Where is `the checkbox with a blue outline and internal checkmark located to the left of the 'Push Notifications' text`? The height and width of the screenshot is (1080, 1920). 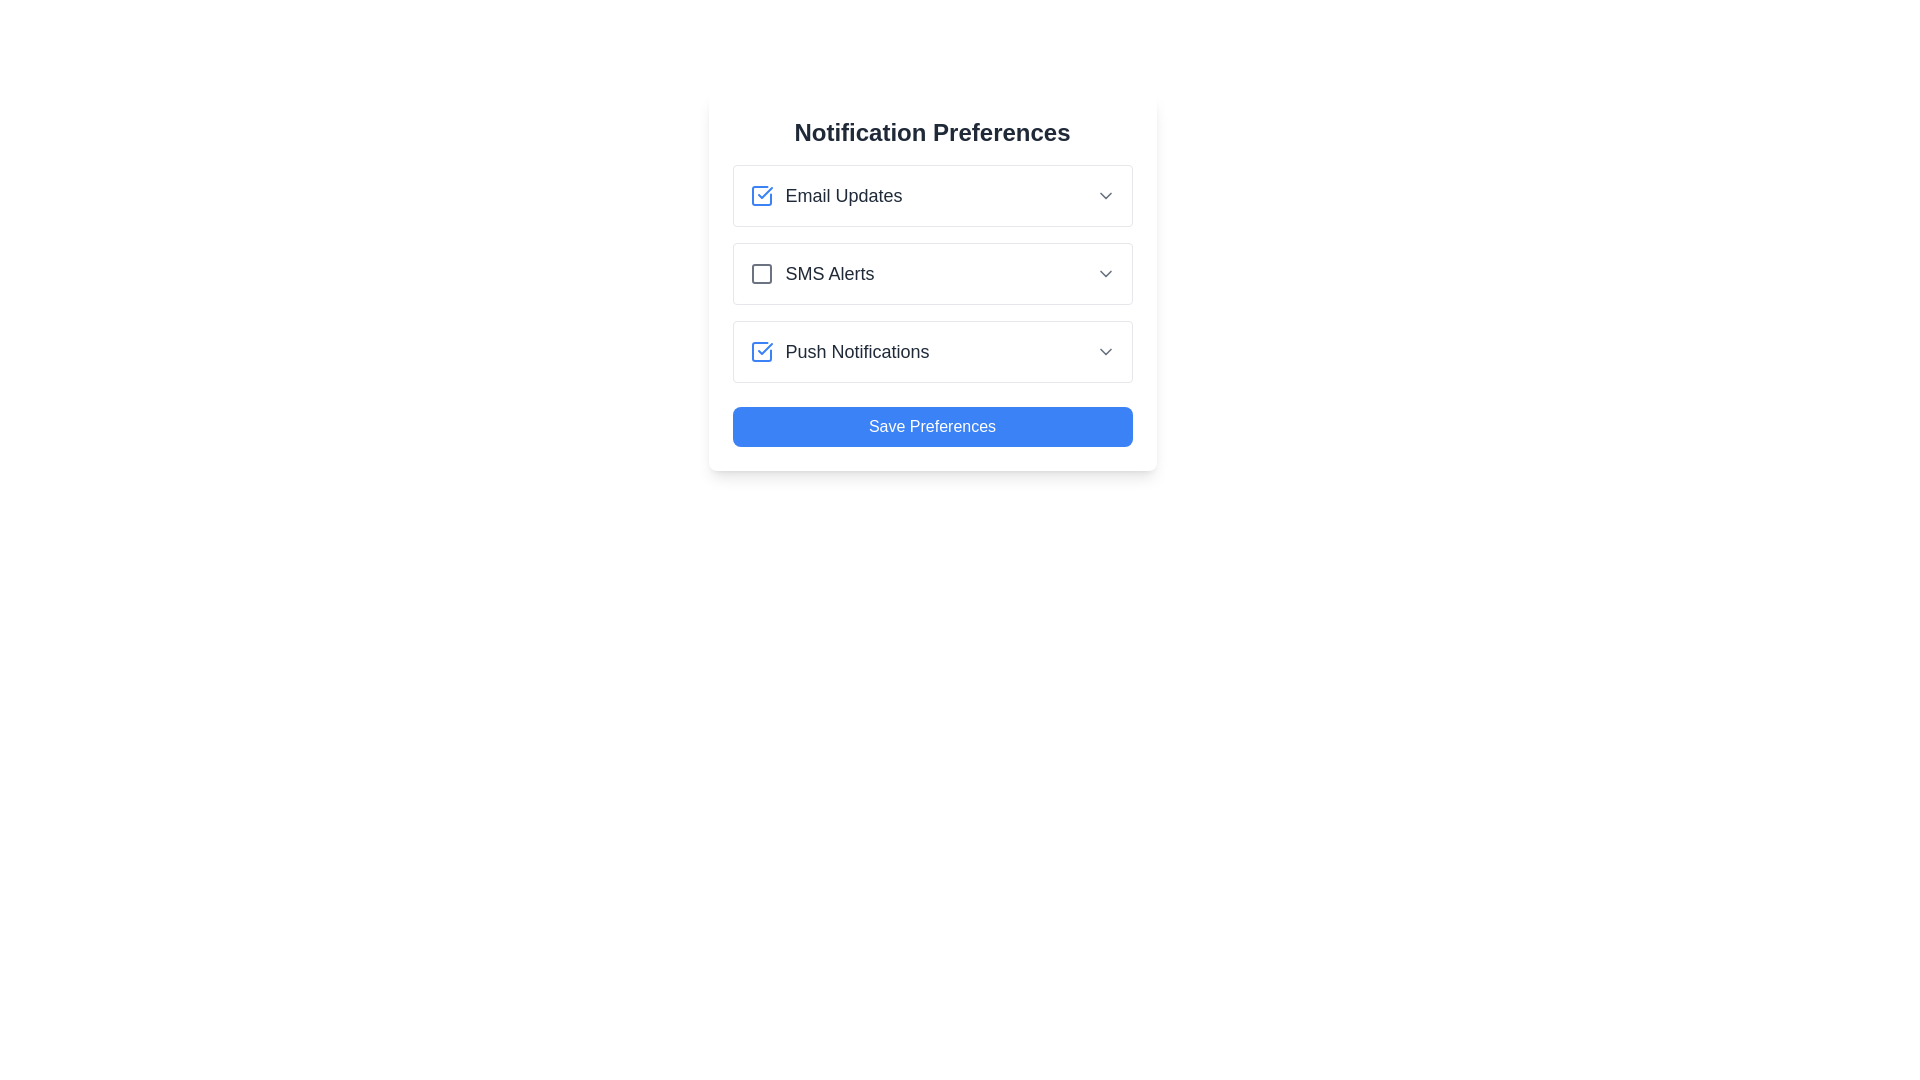 the checkbox with a blue outline and internal checkmark located to the left of the 'Push Notifications' text is located at coordinates (760, 350).